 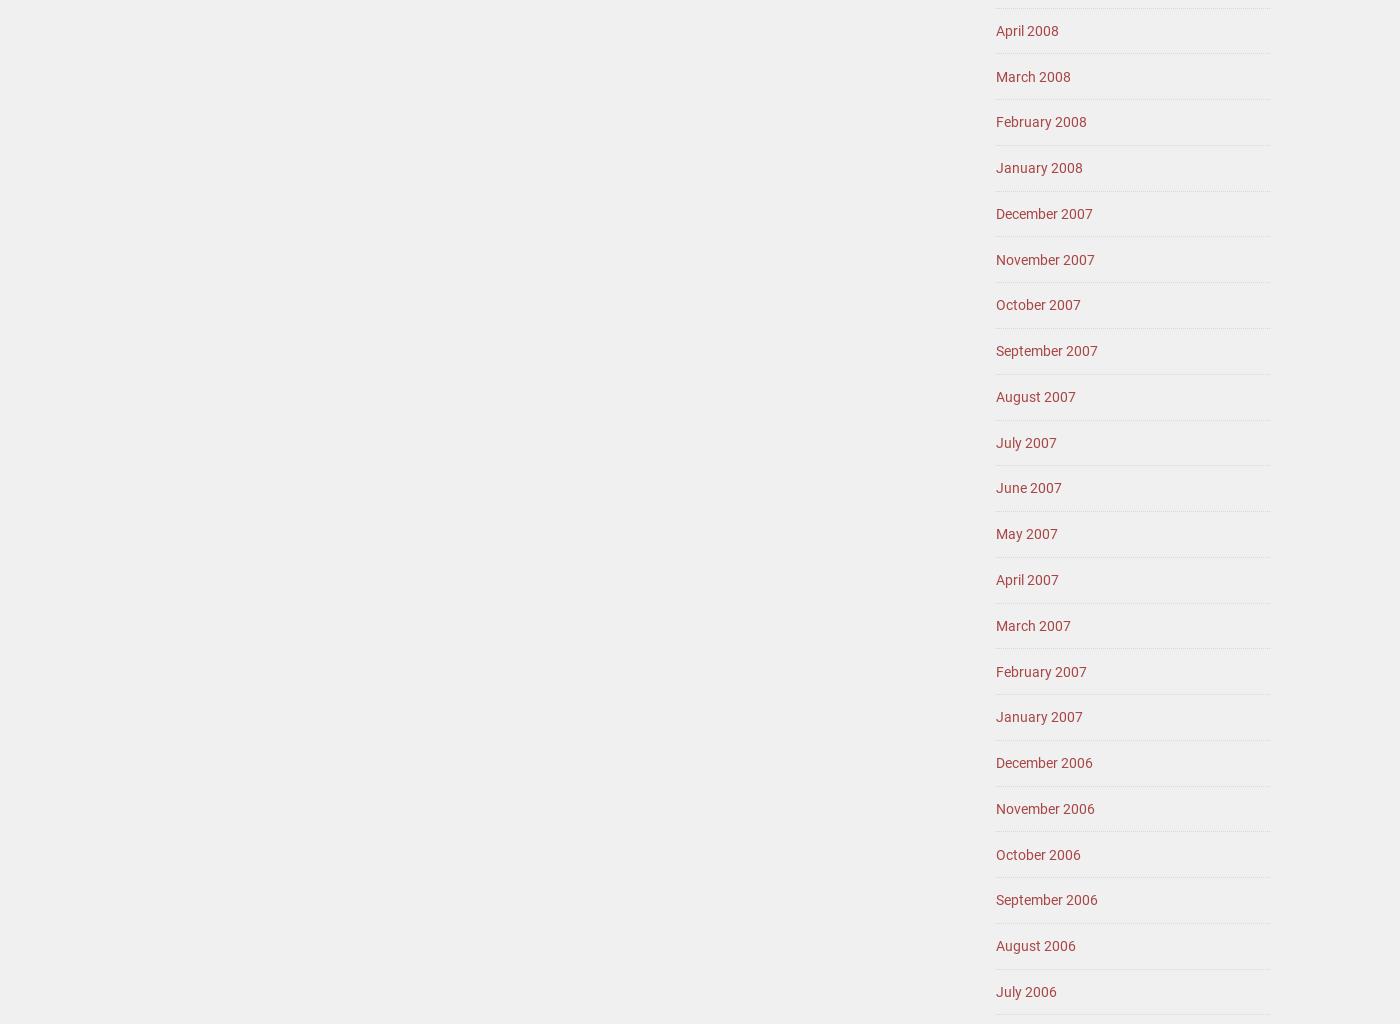 What do you see at coordinates (1047, 898) in the screenshot?
I see `'September 2006'` at bounding box center [1047, 898].